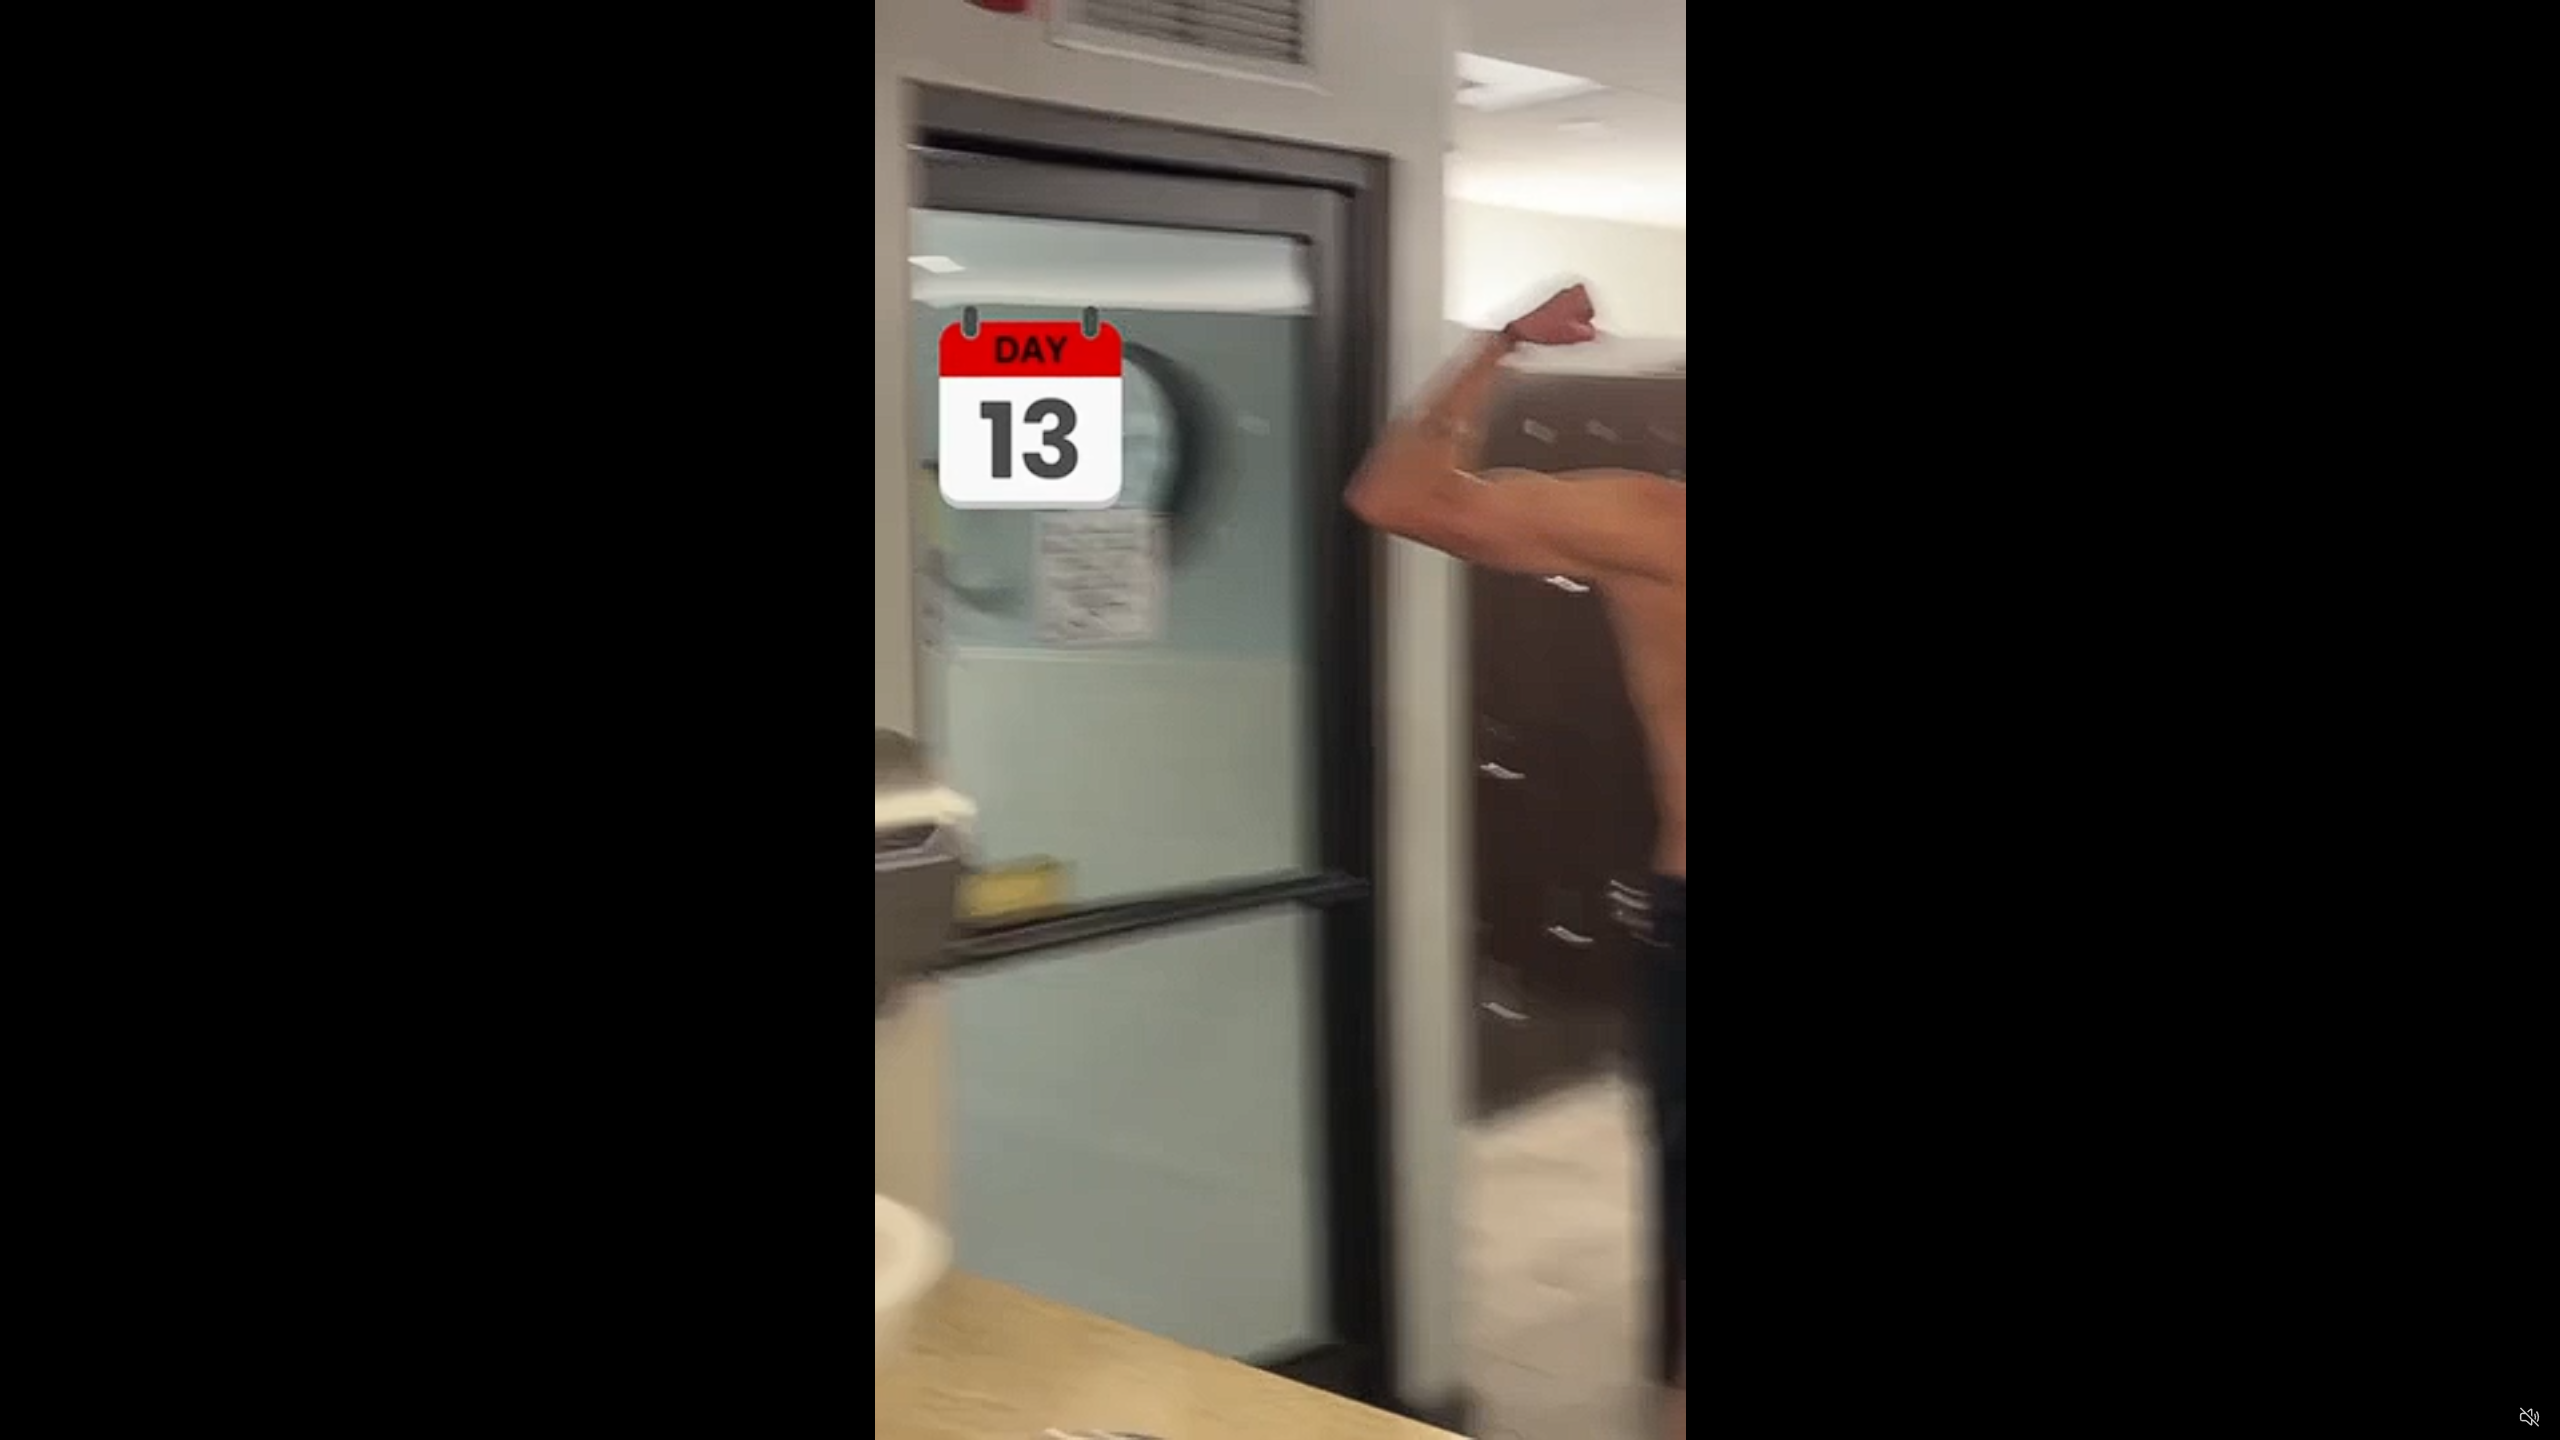  I want to click on 'Captions', so click(2451, 1417).